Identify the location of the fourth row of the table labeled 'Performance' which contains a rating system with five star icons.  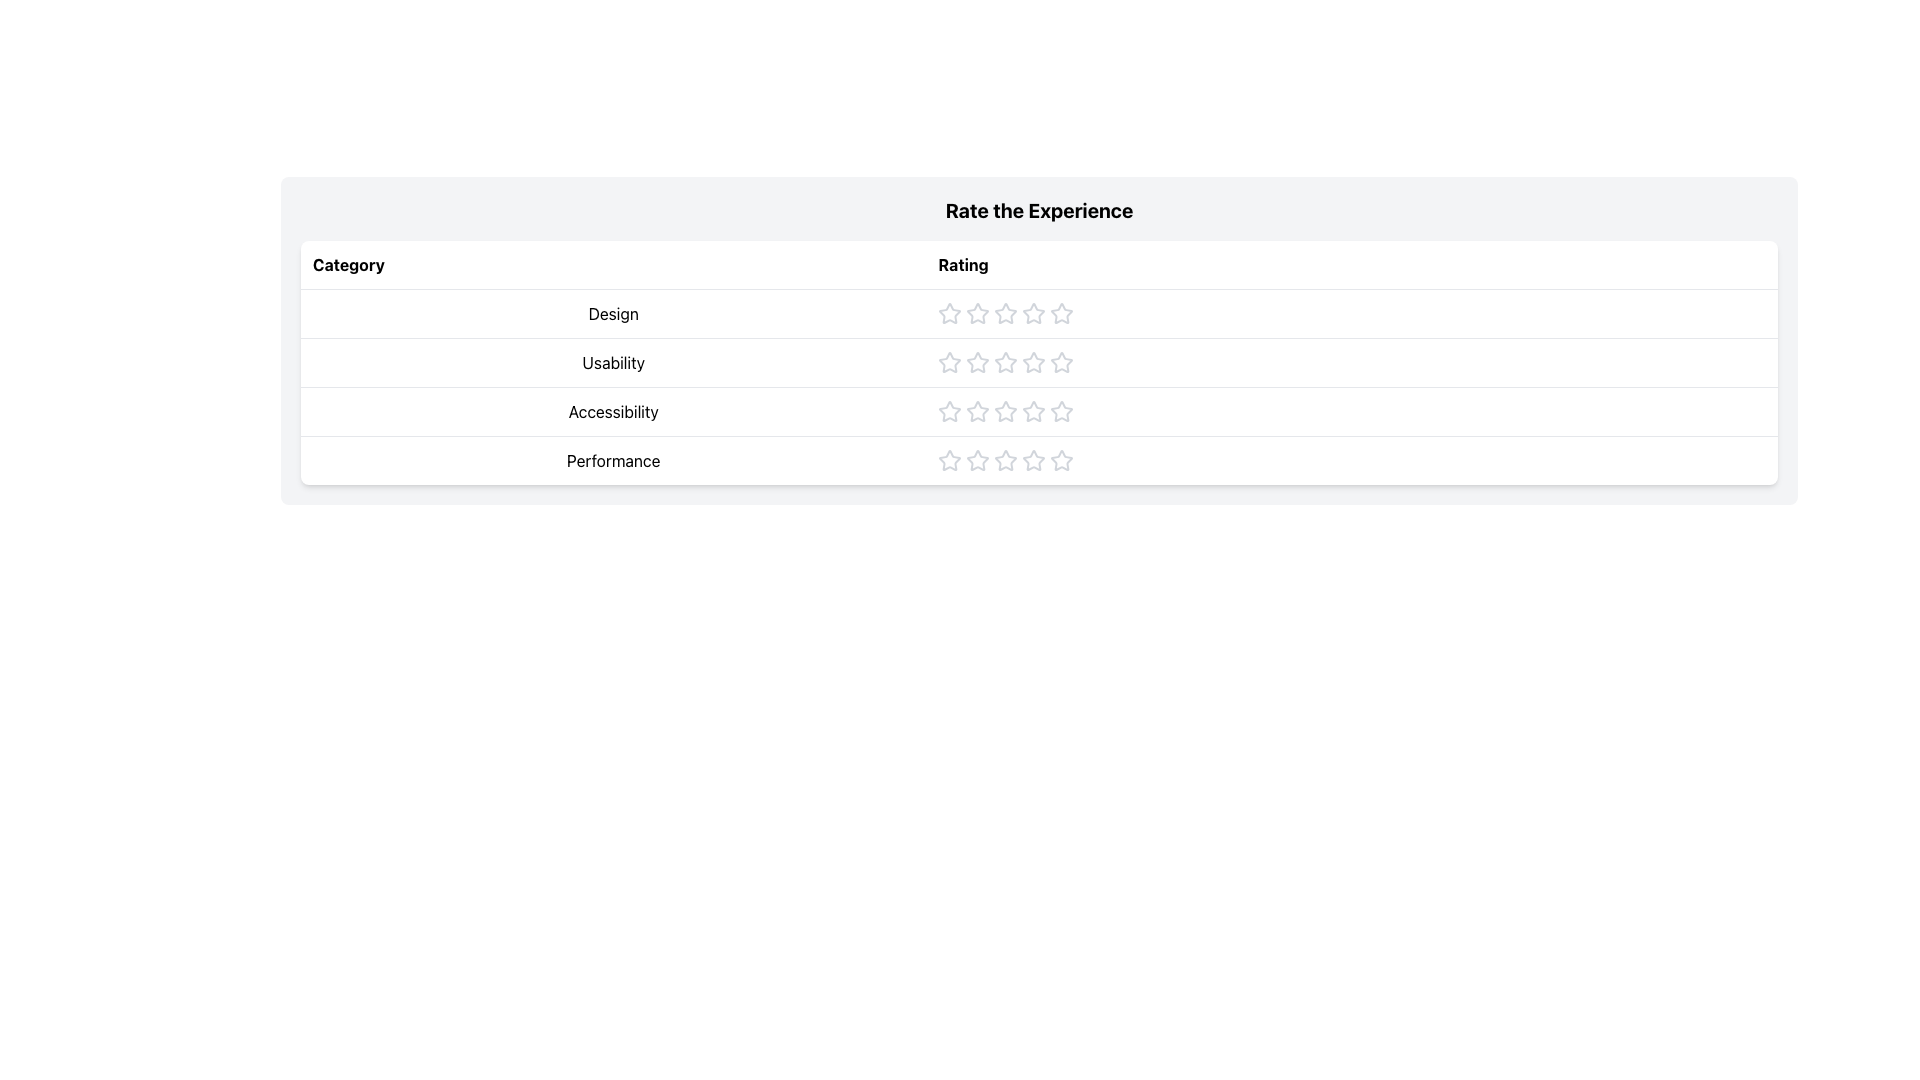
(1039, 460).